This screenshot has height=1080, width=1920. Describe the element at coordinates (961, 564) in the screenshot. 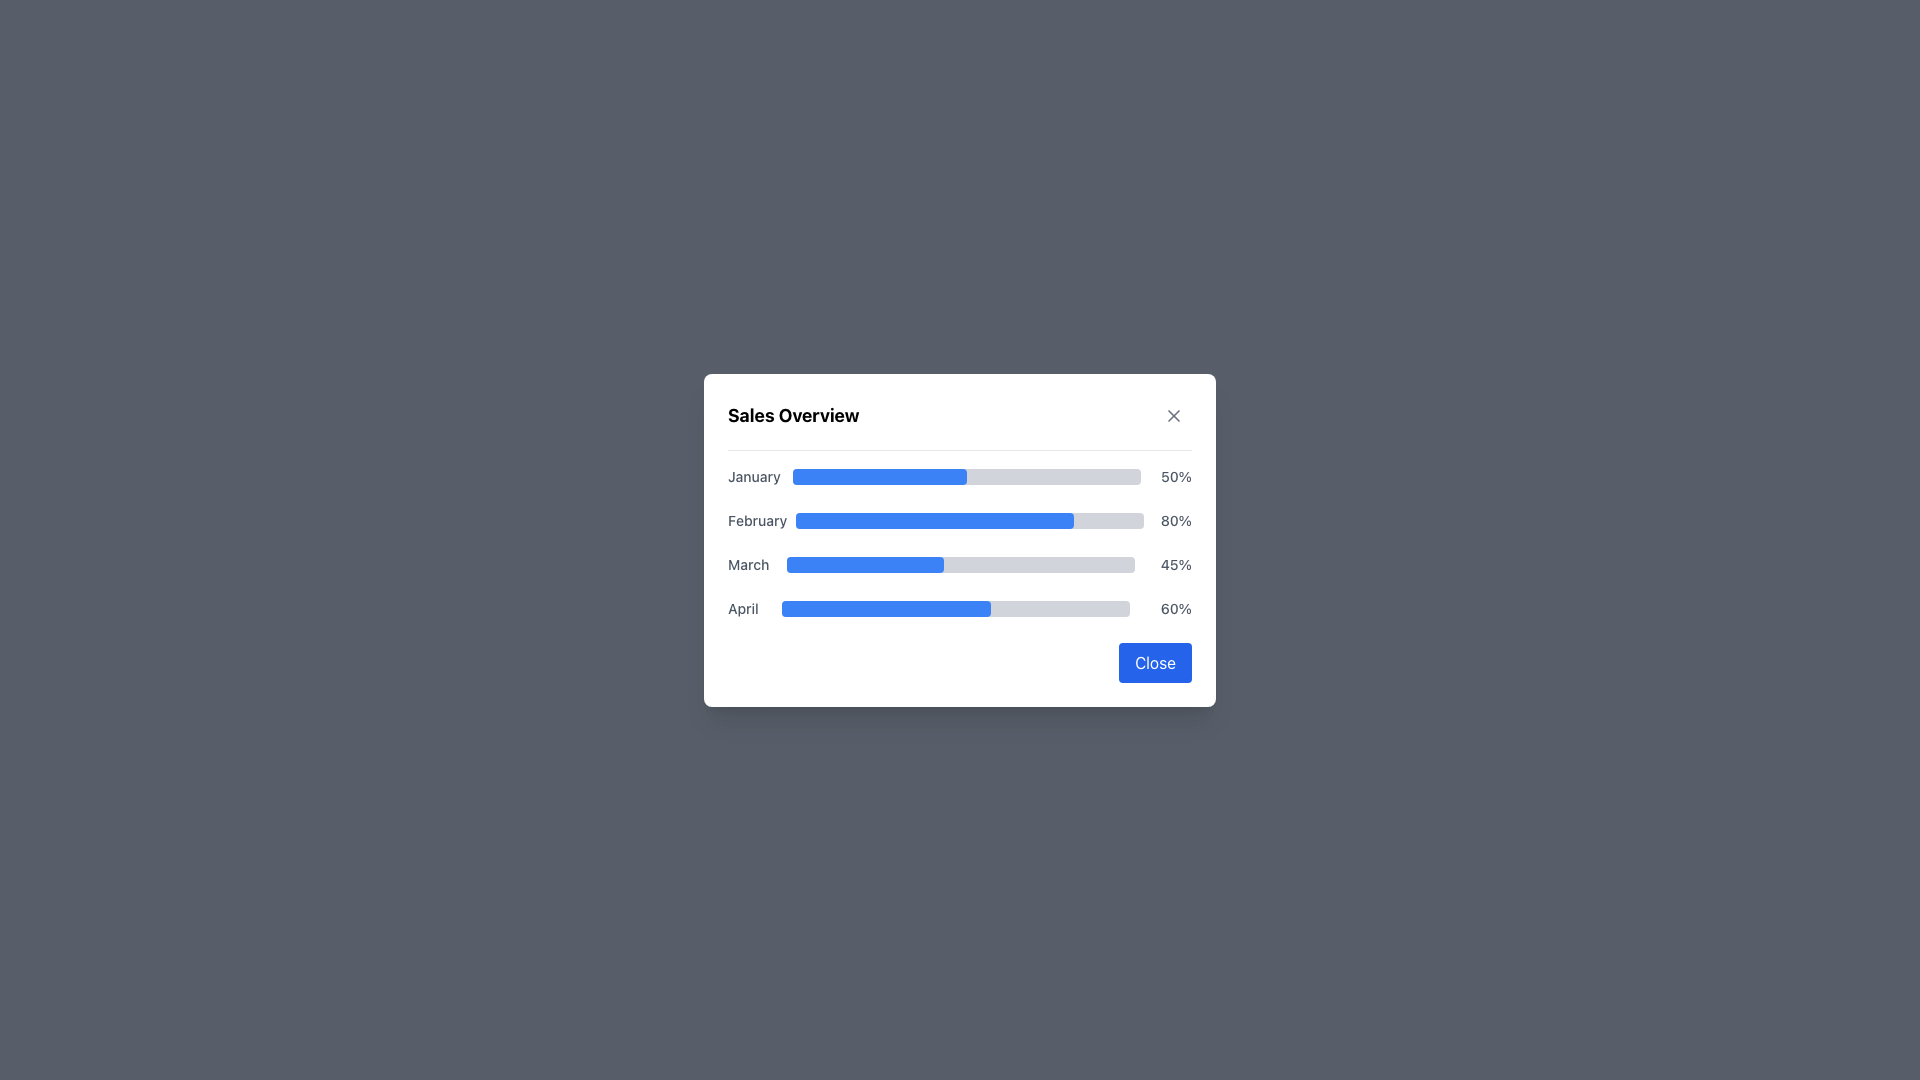

I see `the third progress bar in the list labeled 'March', which has a gray background and a blue filled segment indicating 45% progress` at that location.